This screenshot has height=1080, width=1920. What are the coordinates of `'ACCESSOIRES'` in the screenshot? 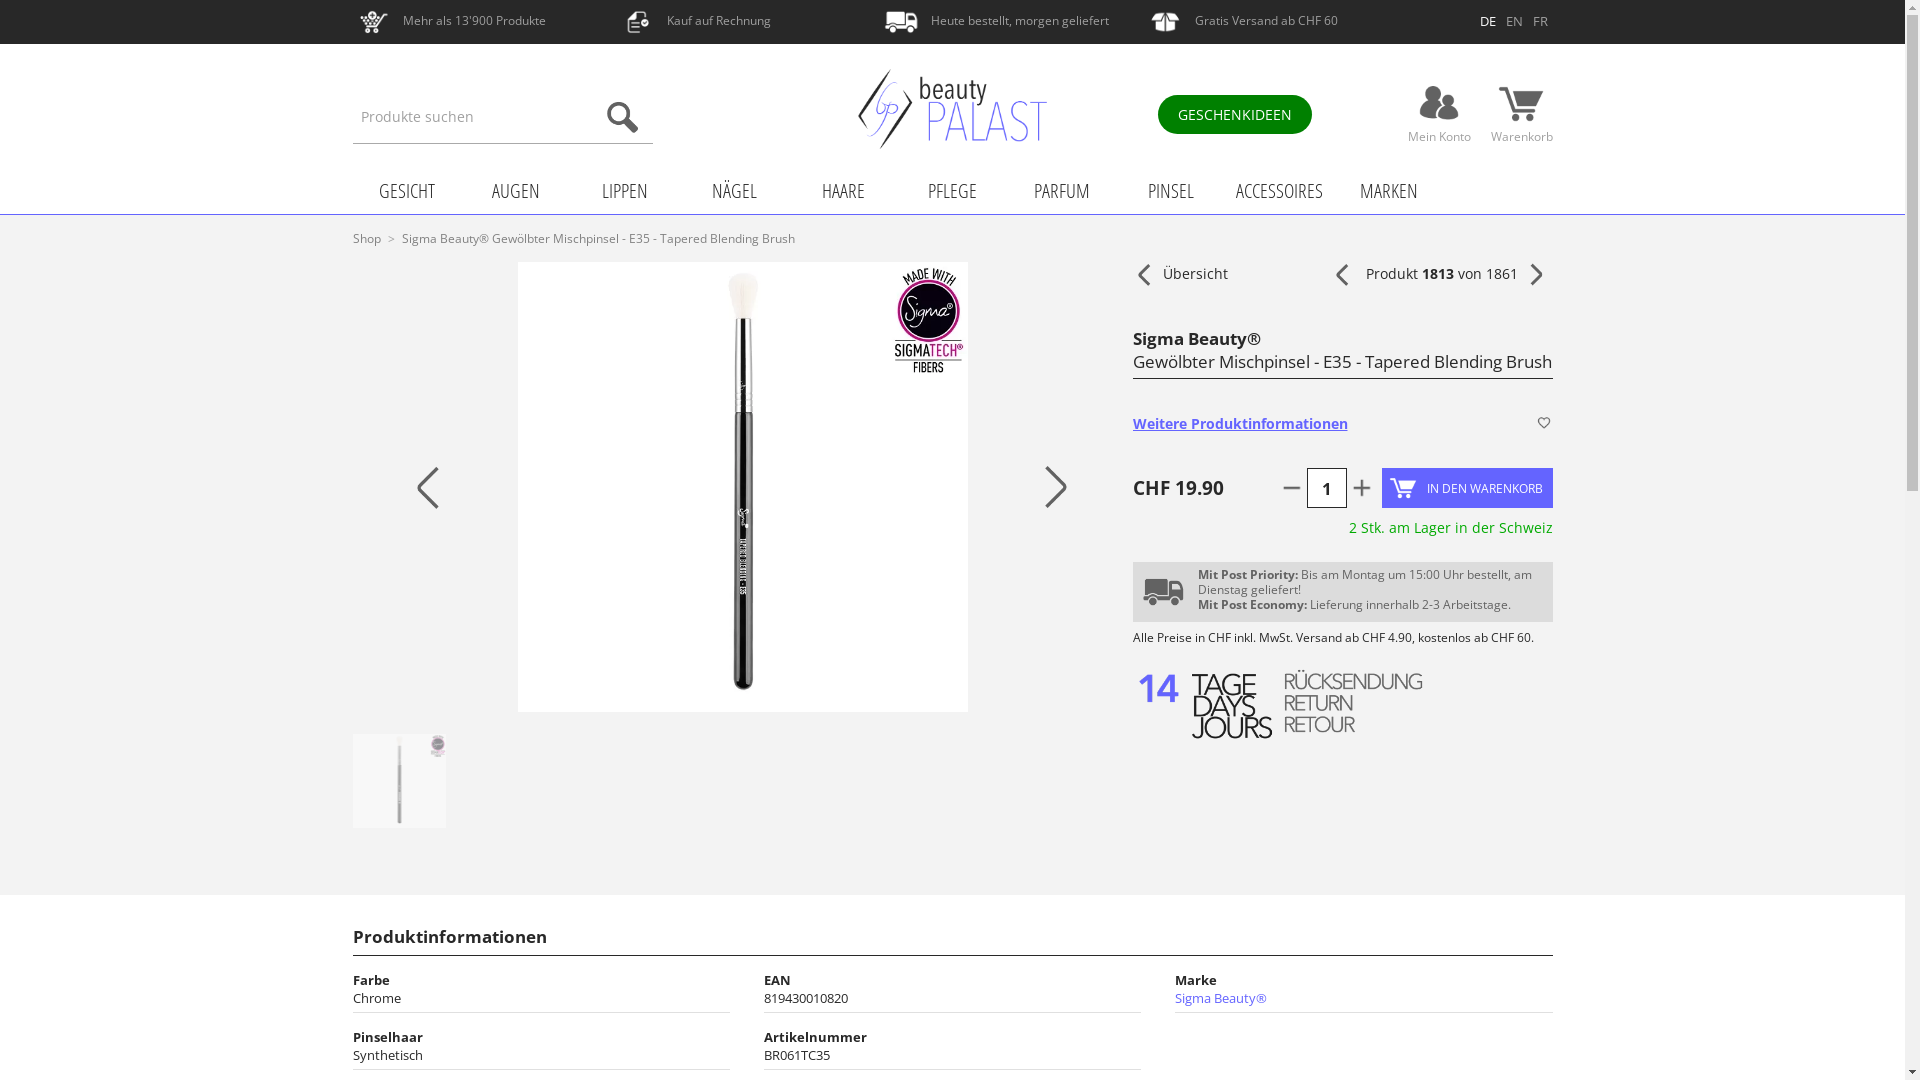 It's located at (1278, 192).